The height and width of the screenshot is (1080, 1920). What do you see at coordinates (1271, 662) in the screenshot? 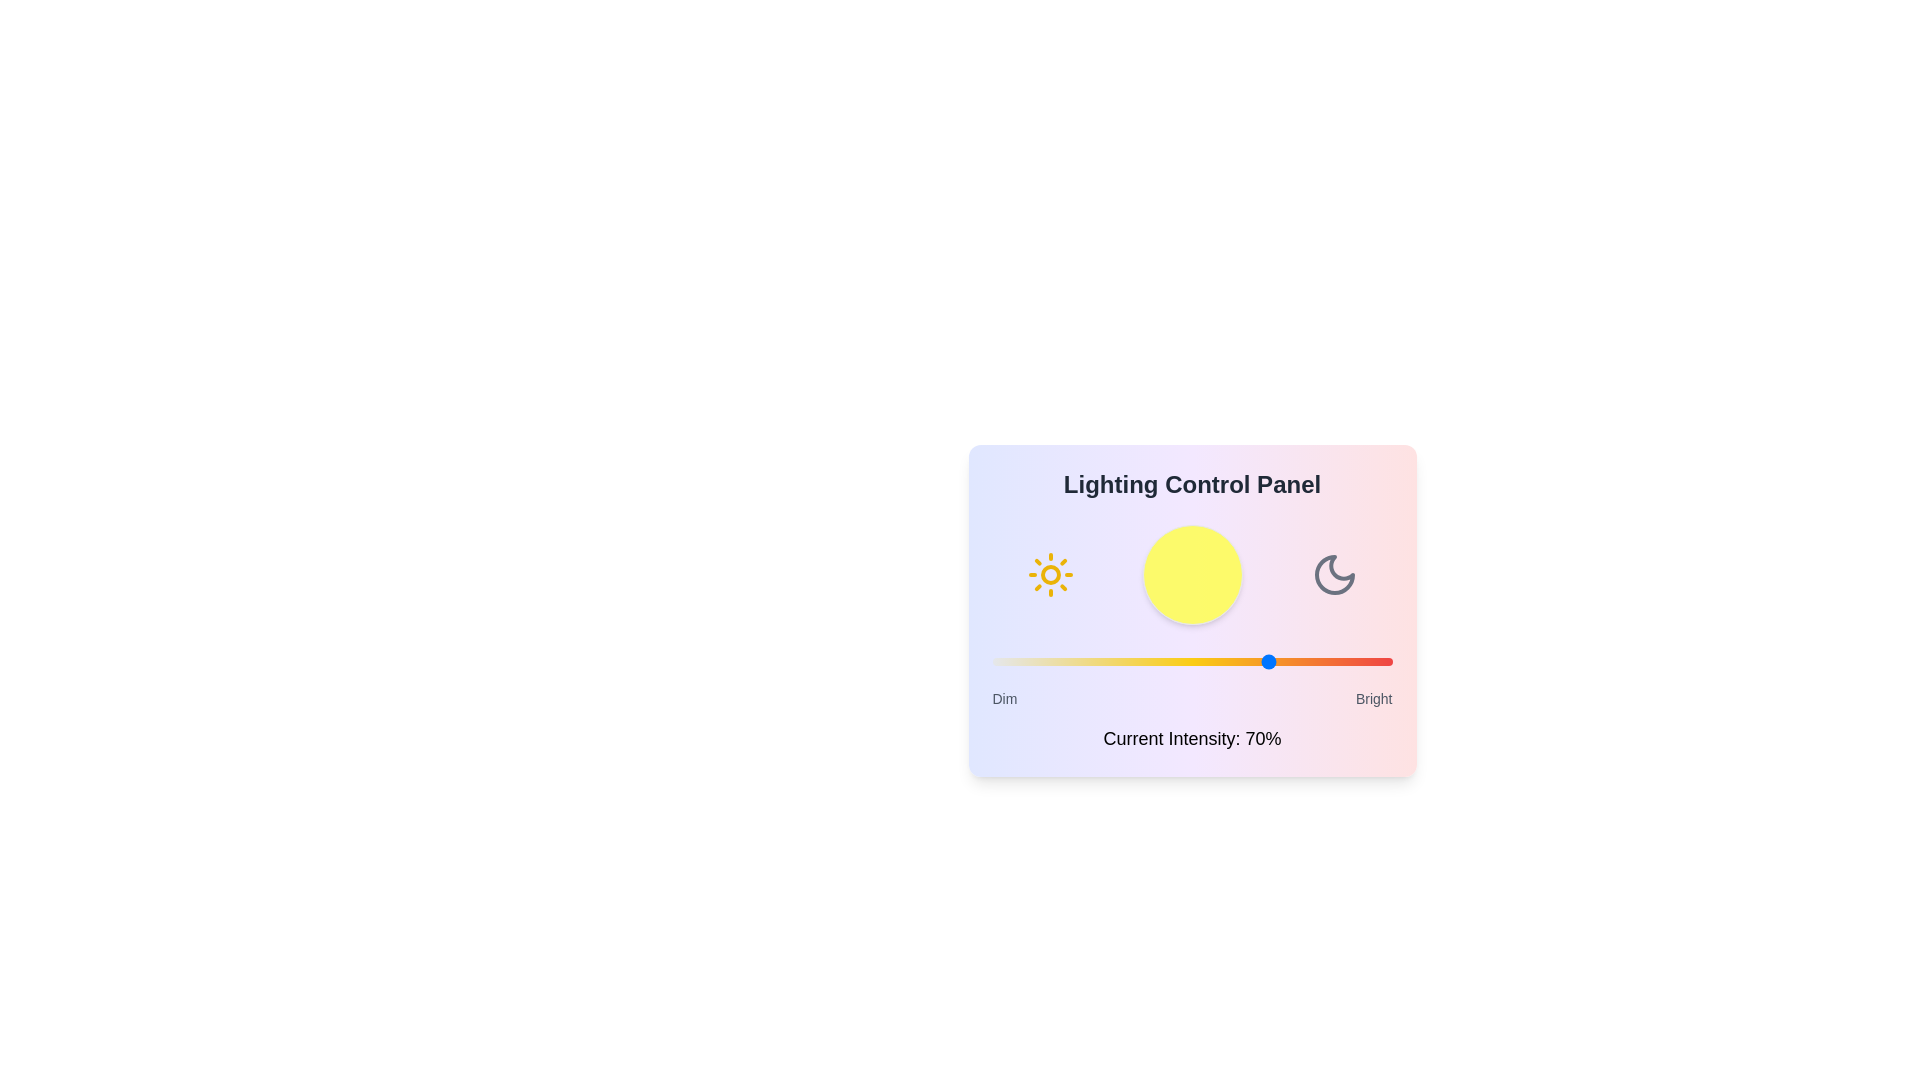
I see `the lighting intensity to 70% by dragging the slider` at bounding box center [1271, 662].